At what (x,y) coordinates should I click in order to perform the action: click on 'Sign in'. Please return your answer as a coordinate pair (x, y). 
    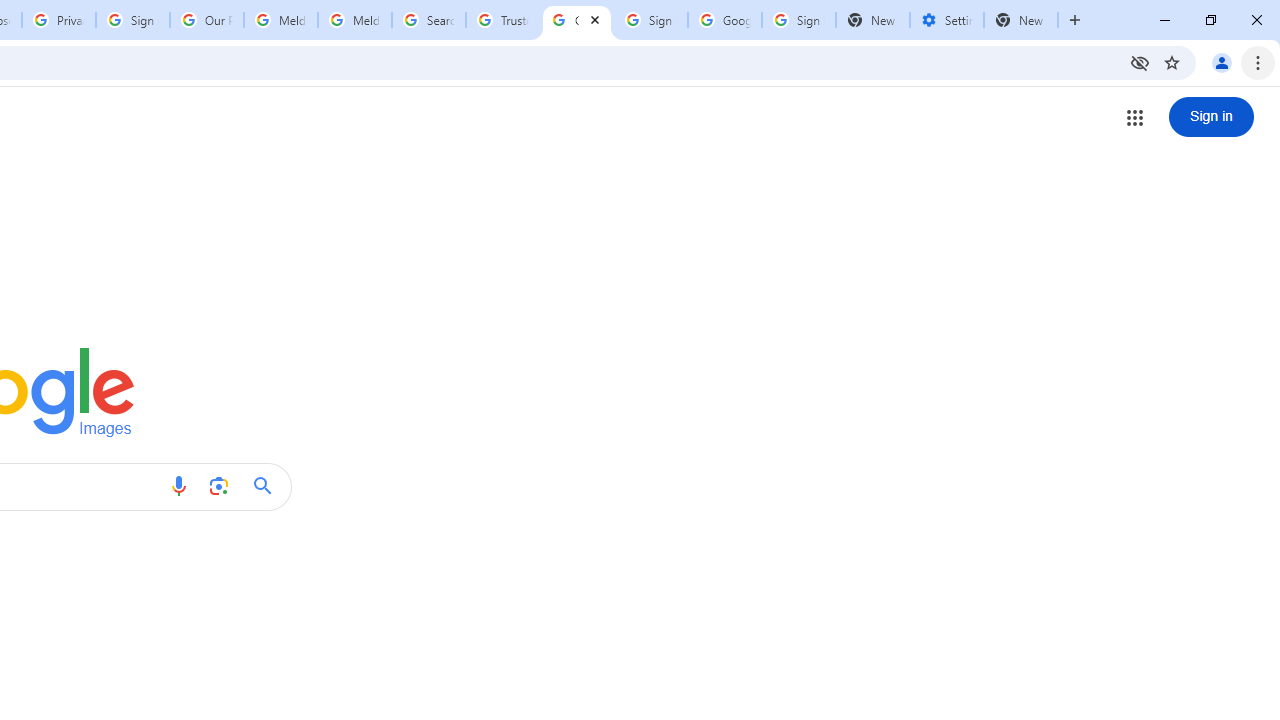
    Looking at the image, I should click on (1210, 117).